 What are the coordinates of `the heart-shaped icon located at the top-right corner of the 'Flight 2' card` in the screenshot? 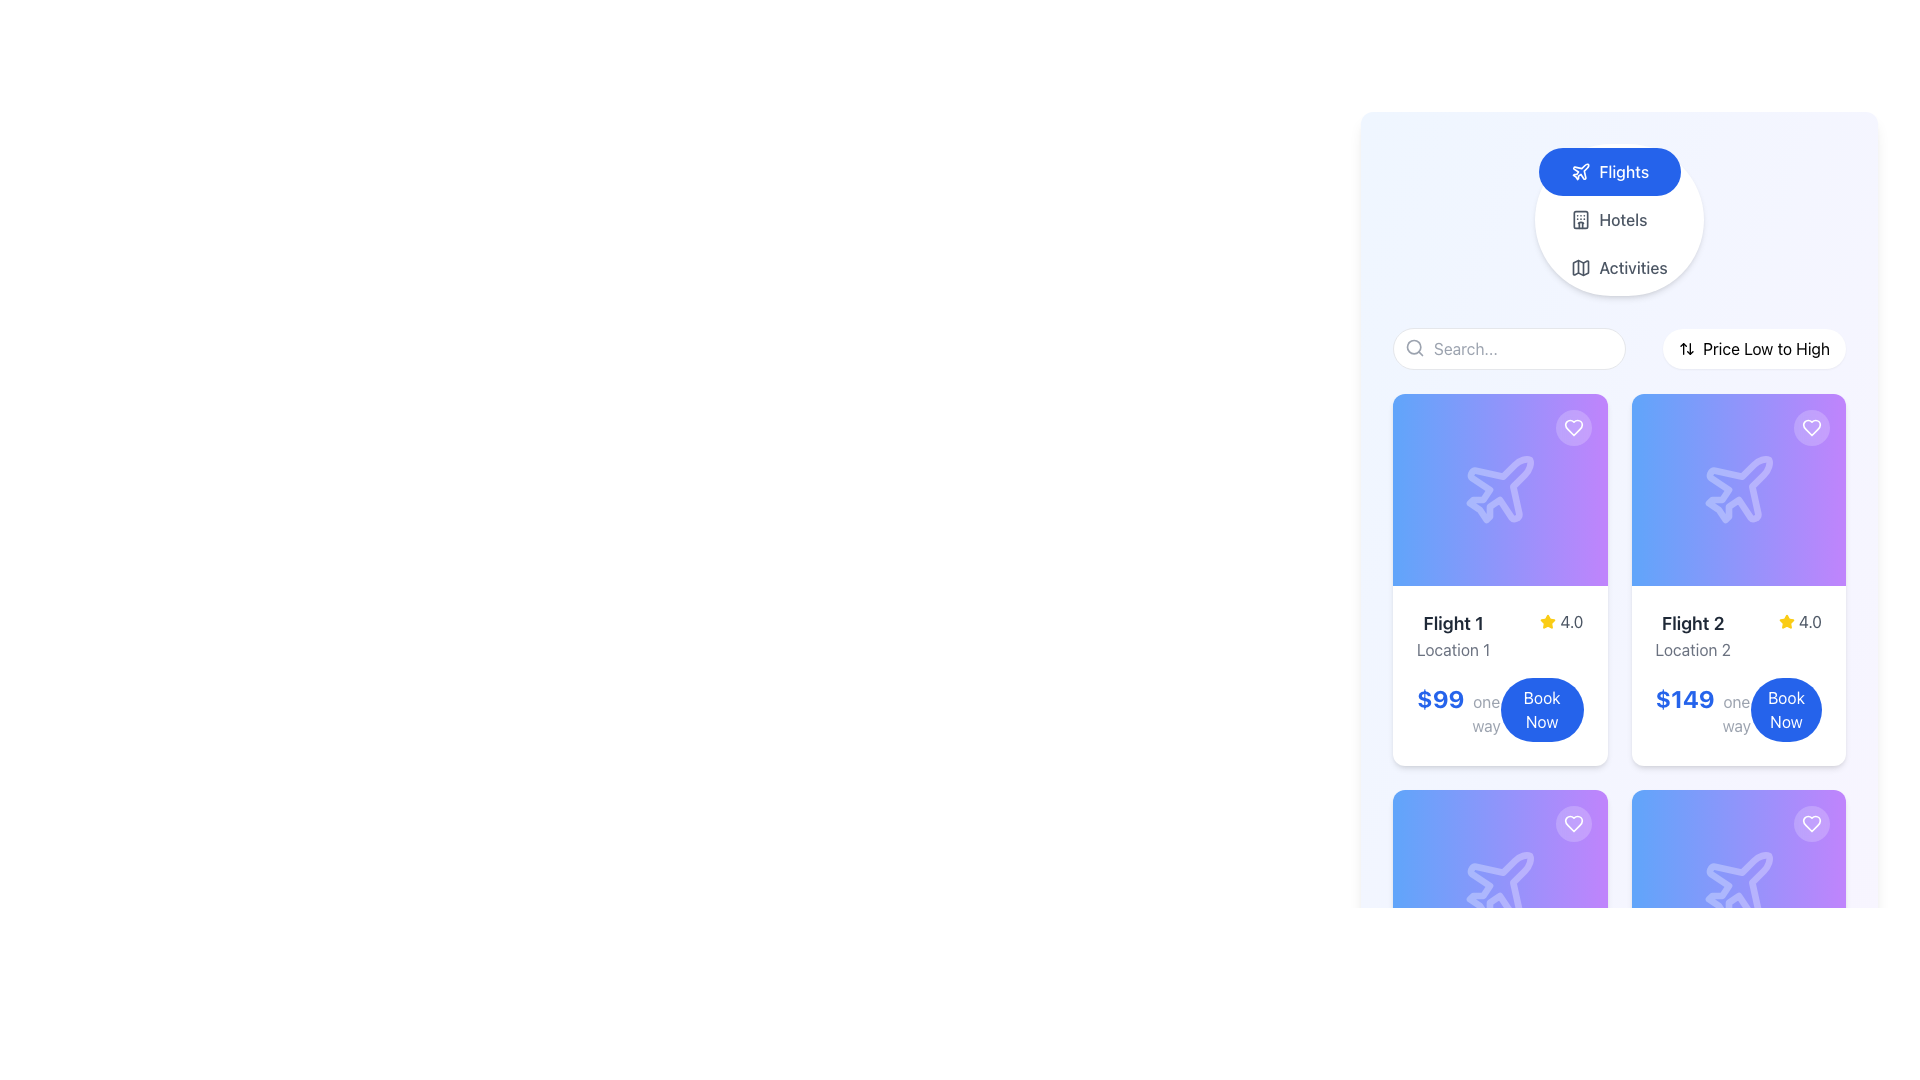 It's located at (1811, 824).